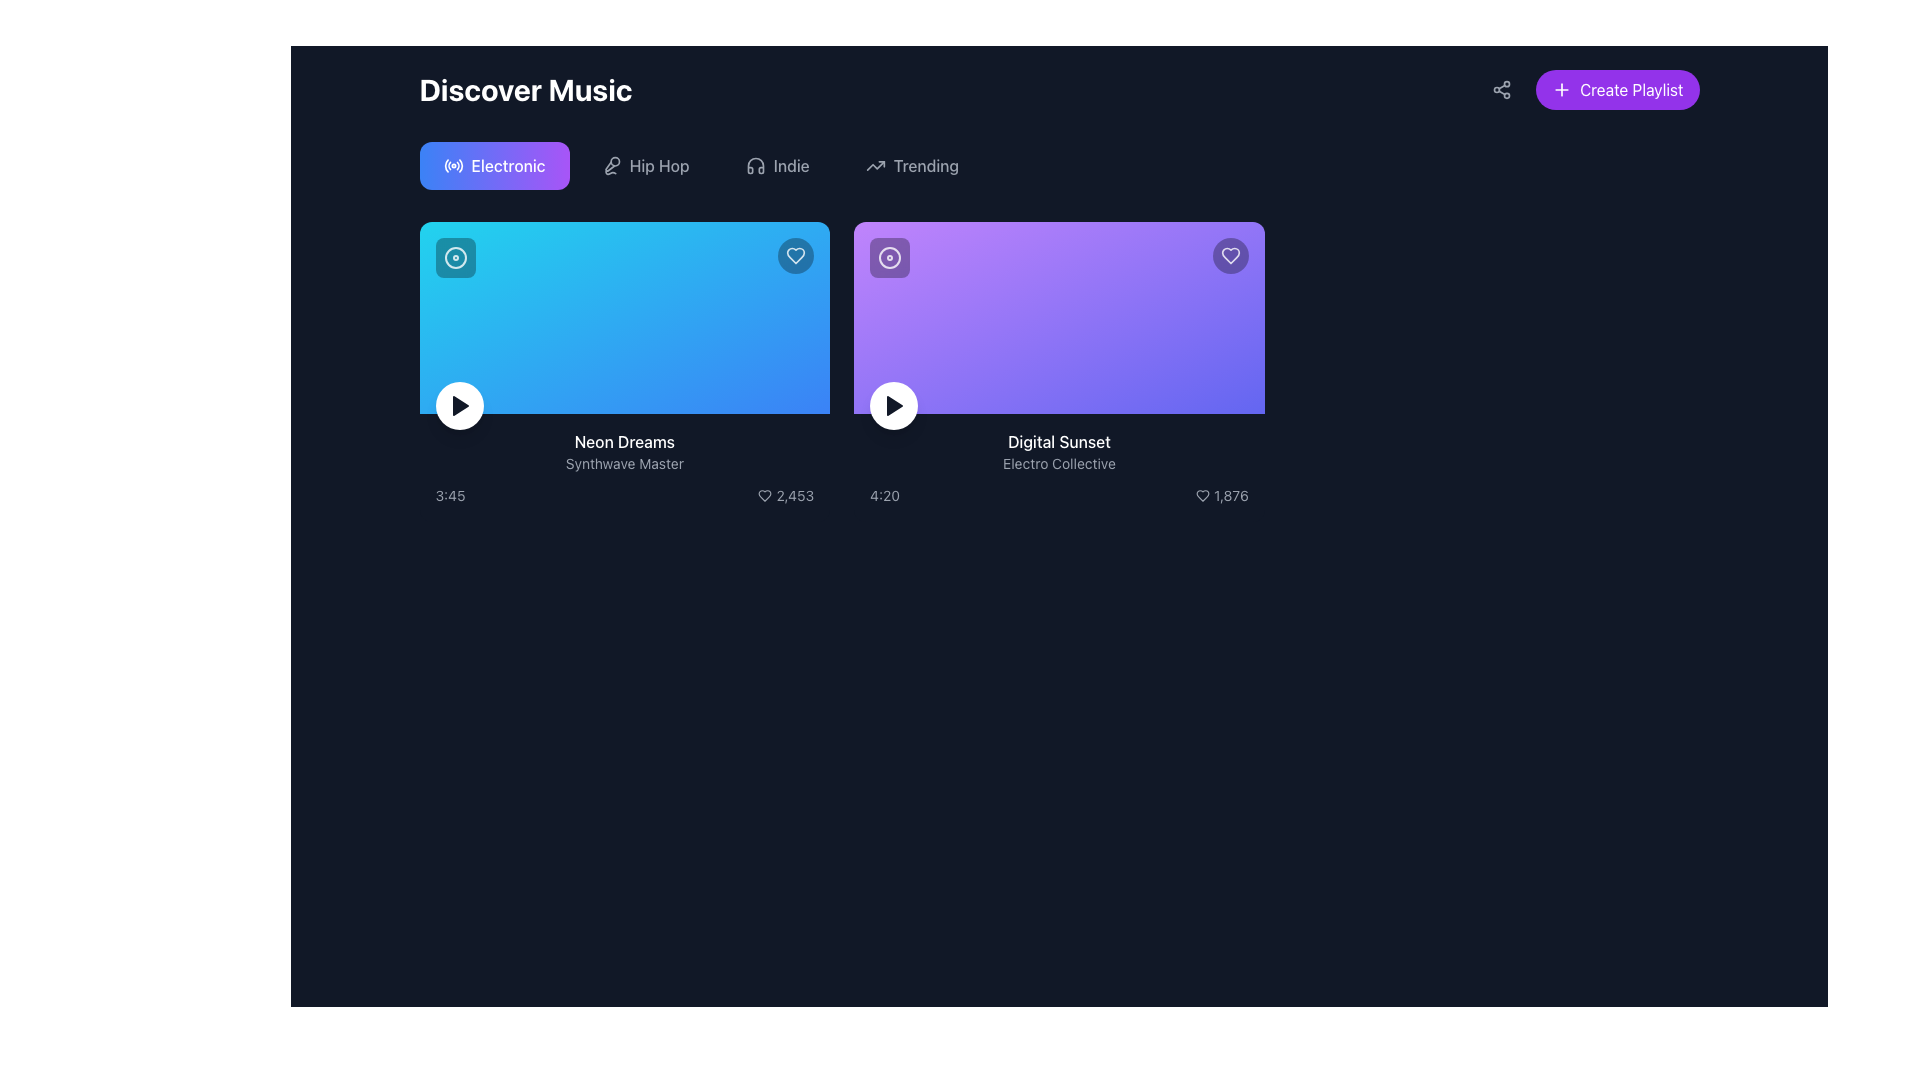  What do you see at coordinates (795, 254) in the screenshot?
I see `the circular like button with a heart-shaped outline located at the top-right corner of the 'Neon Dreams' blue card` at bounding box center [795, 254].